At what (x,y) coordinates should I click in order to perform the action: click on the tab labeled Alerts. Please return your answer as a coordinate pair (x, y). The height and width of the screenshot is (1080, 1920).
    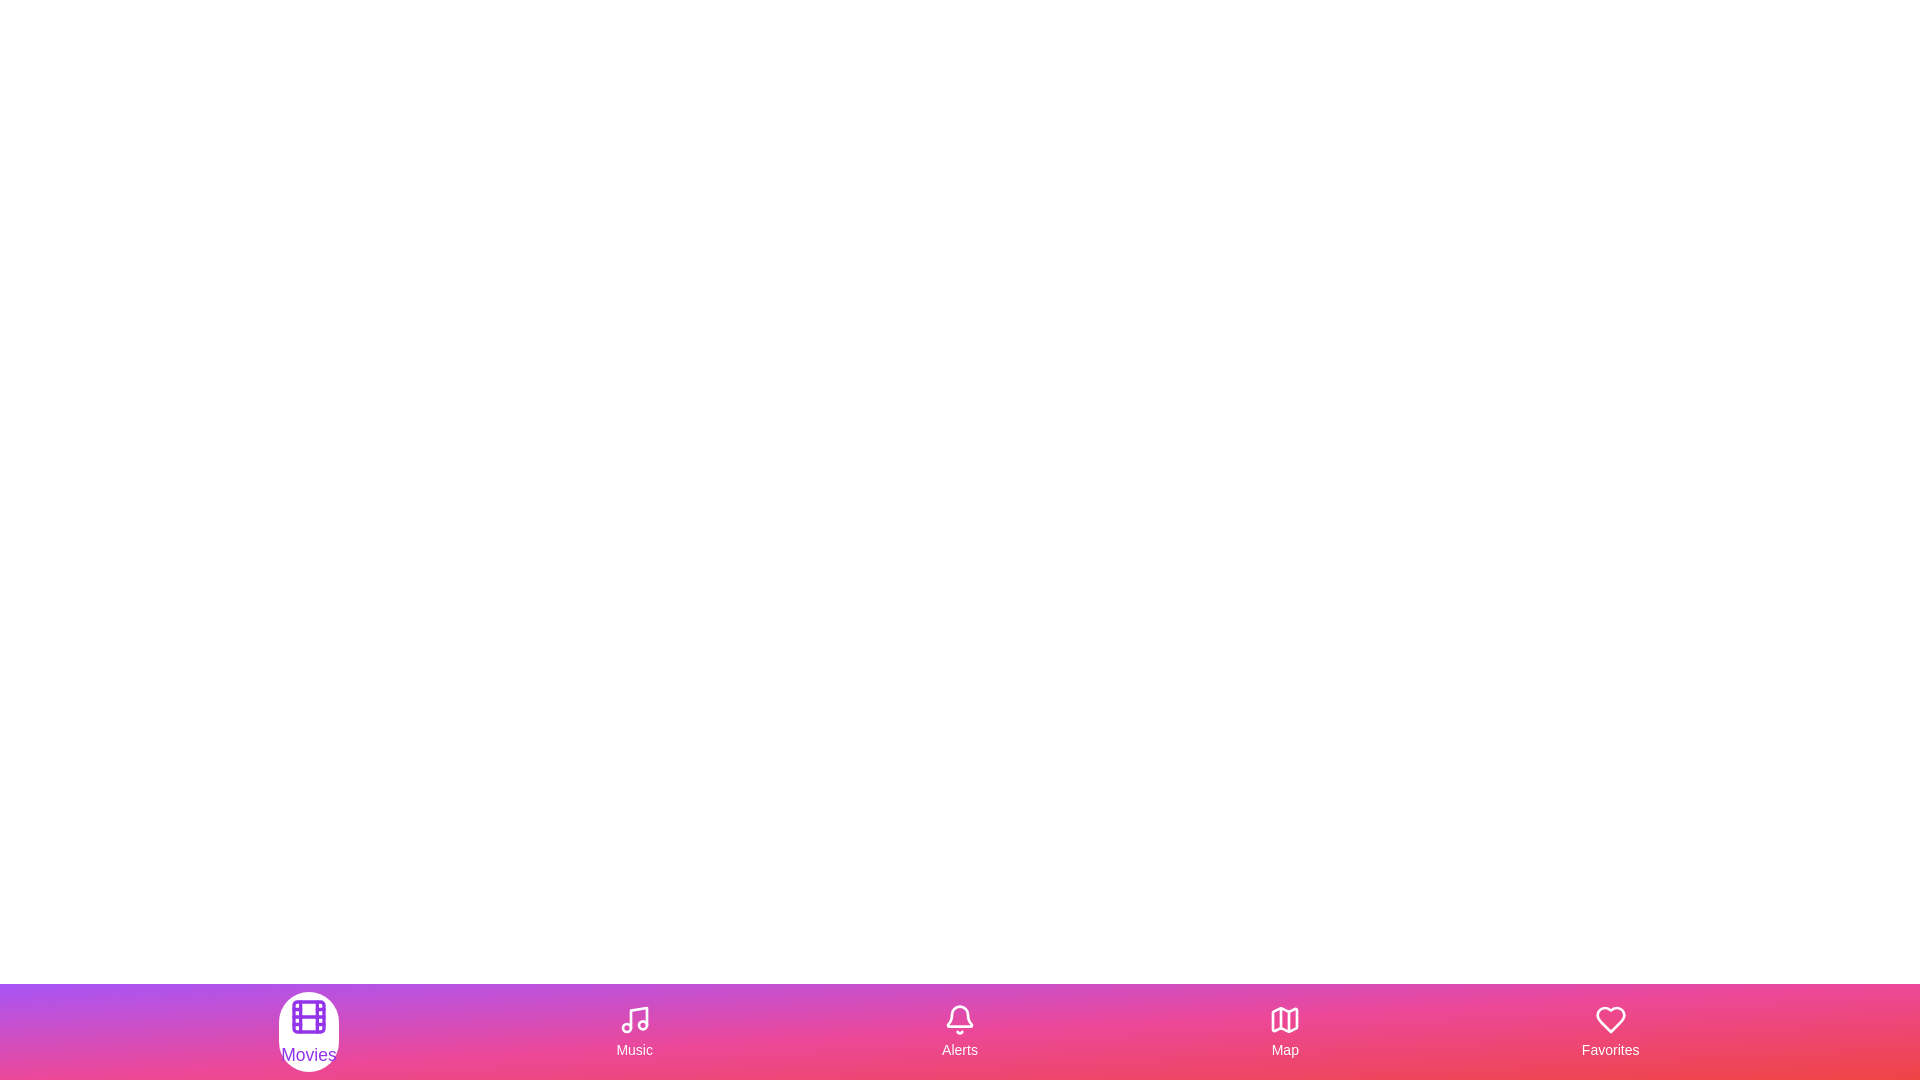
    Looking at the image, I should click on (958, 1032).